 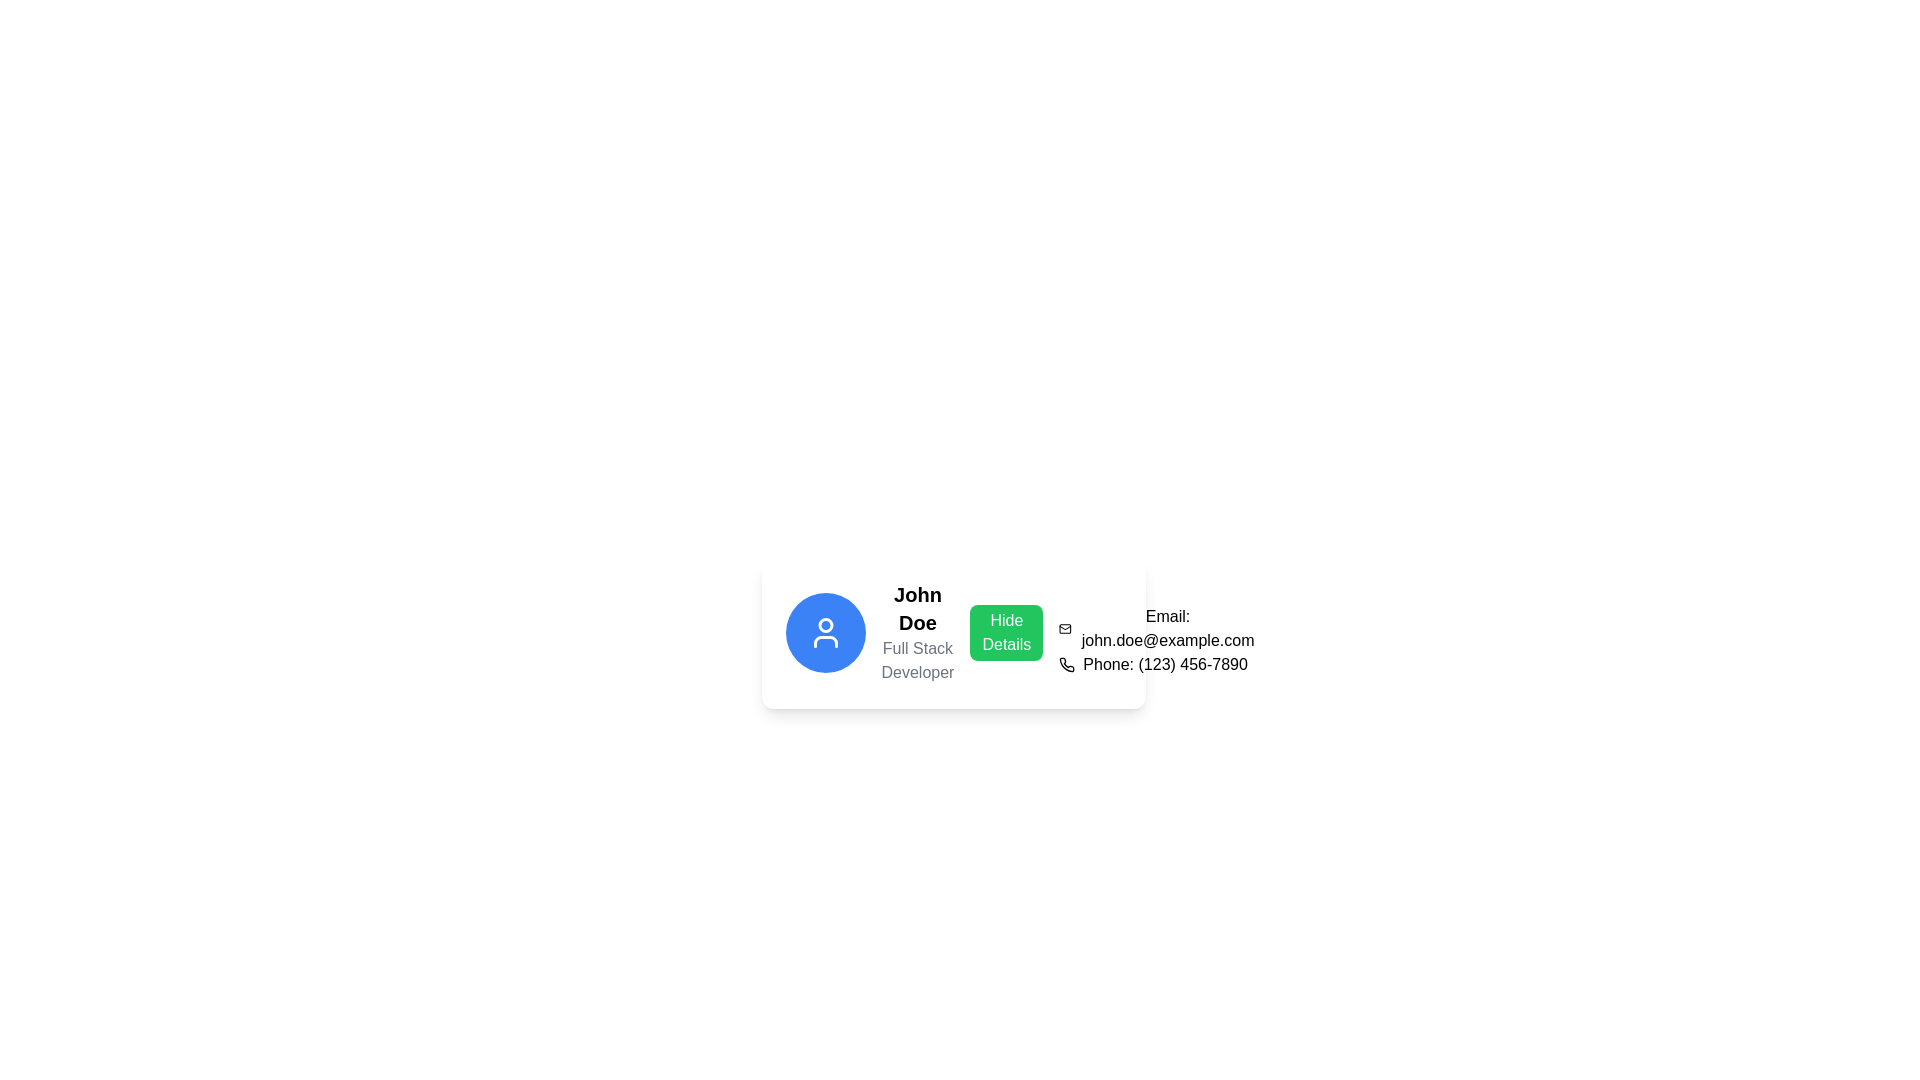 What do you see at coordinates (1157, 664) in the screenshot?
I see `phone number displayed next to the phone icon, which shows 'Phone: (123) 456-7890'` at bounding box center [1157, 664].